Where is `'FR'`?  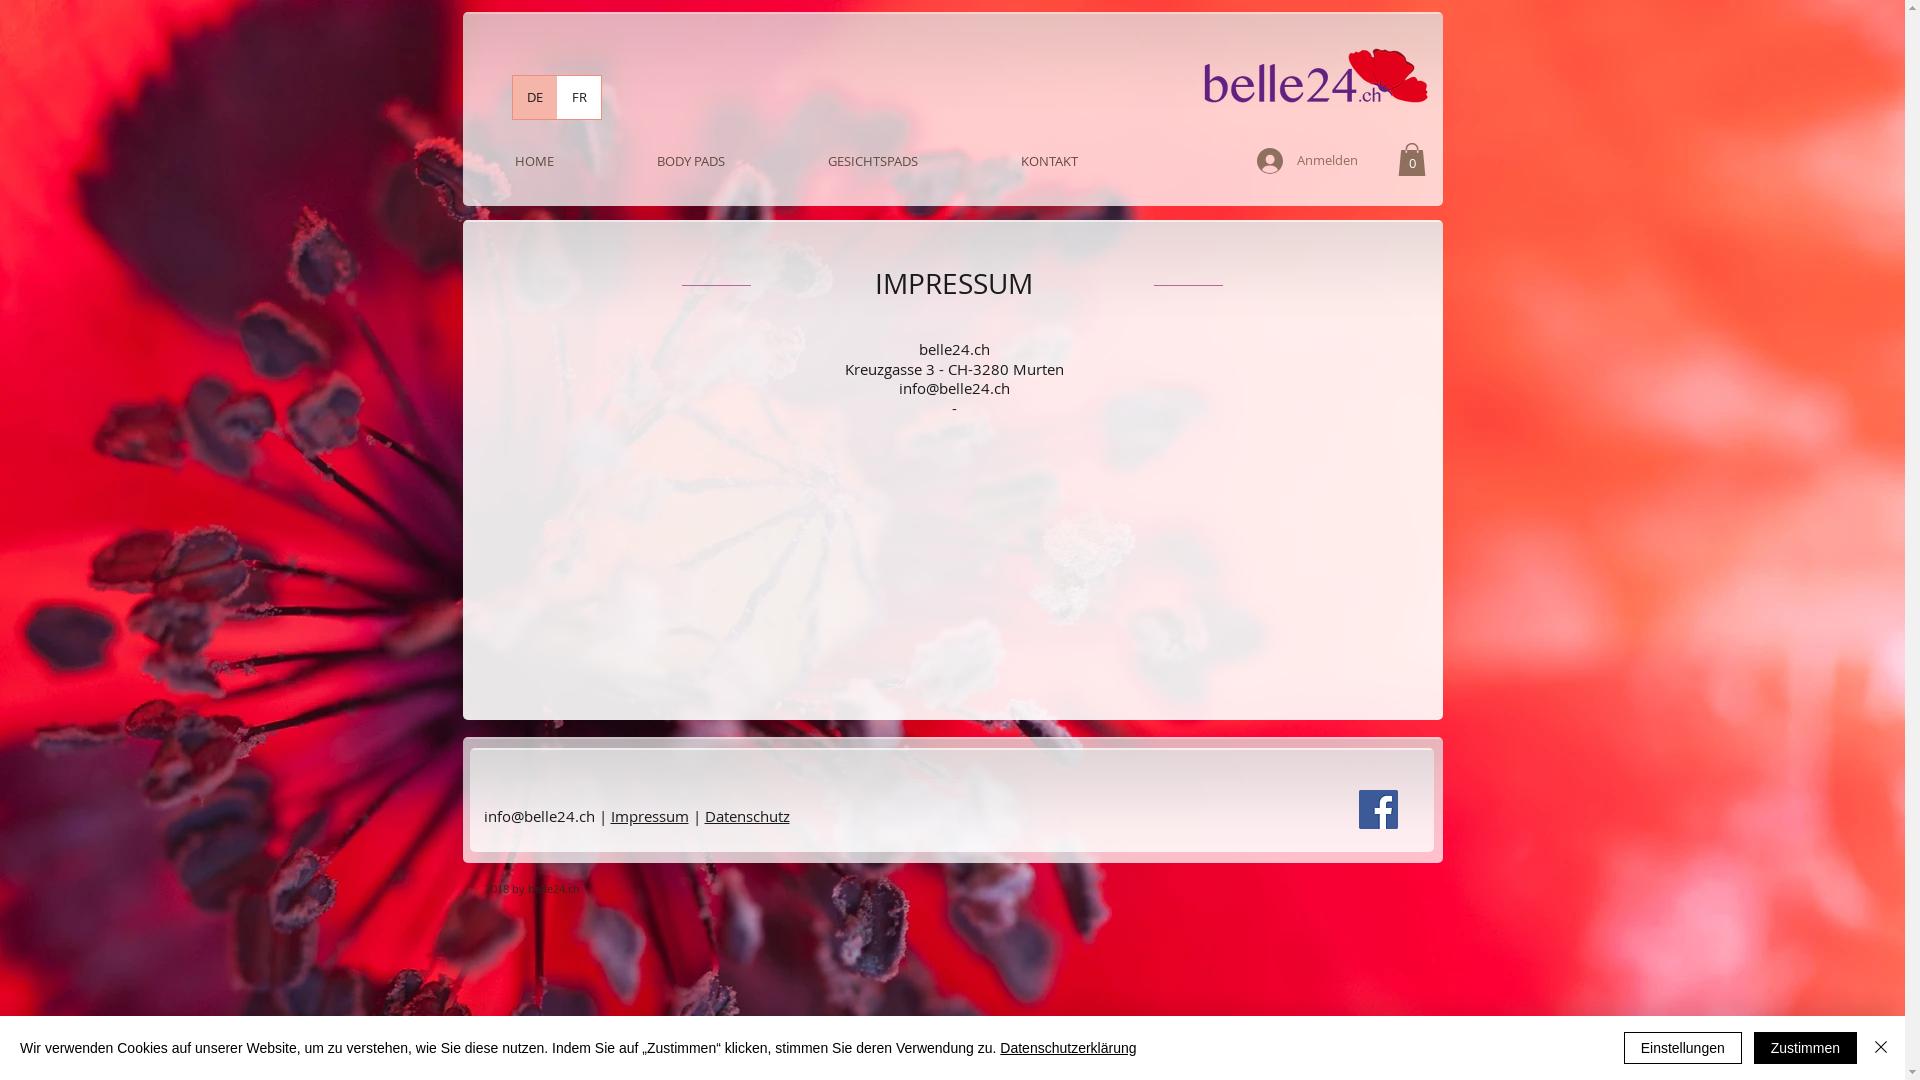
'FR' is located at coordinates (576, 97).